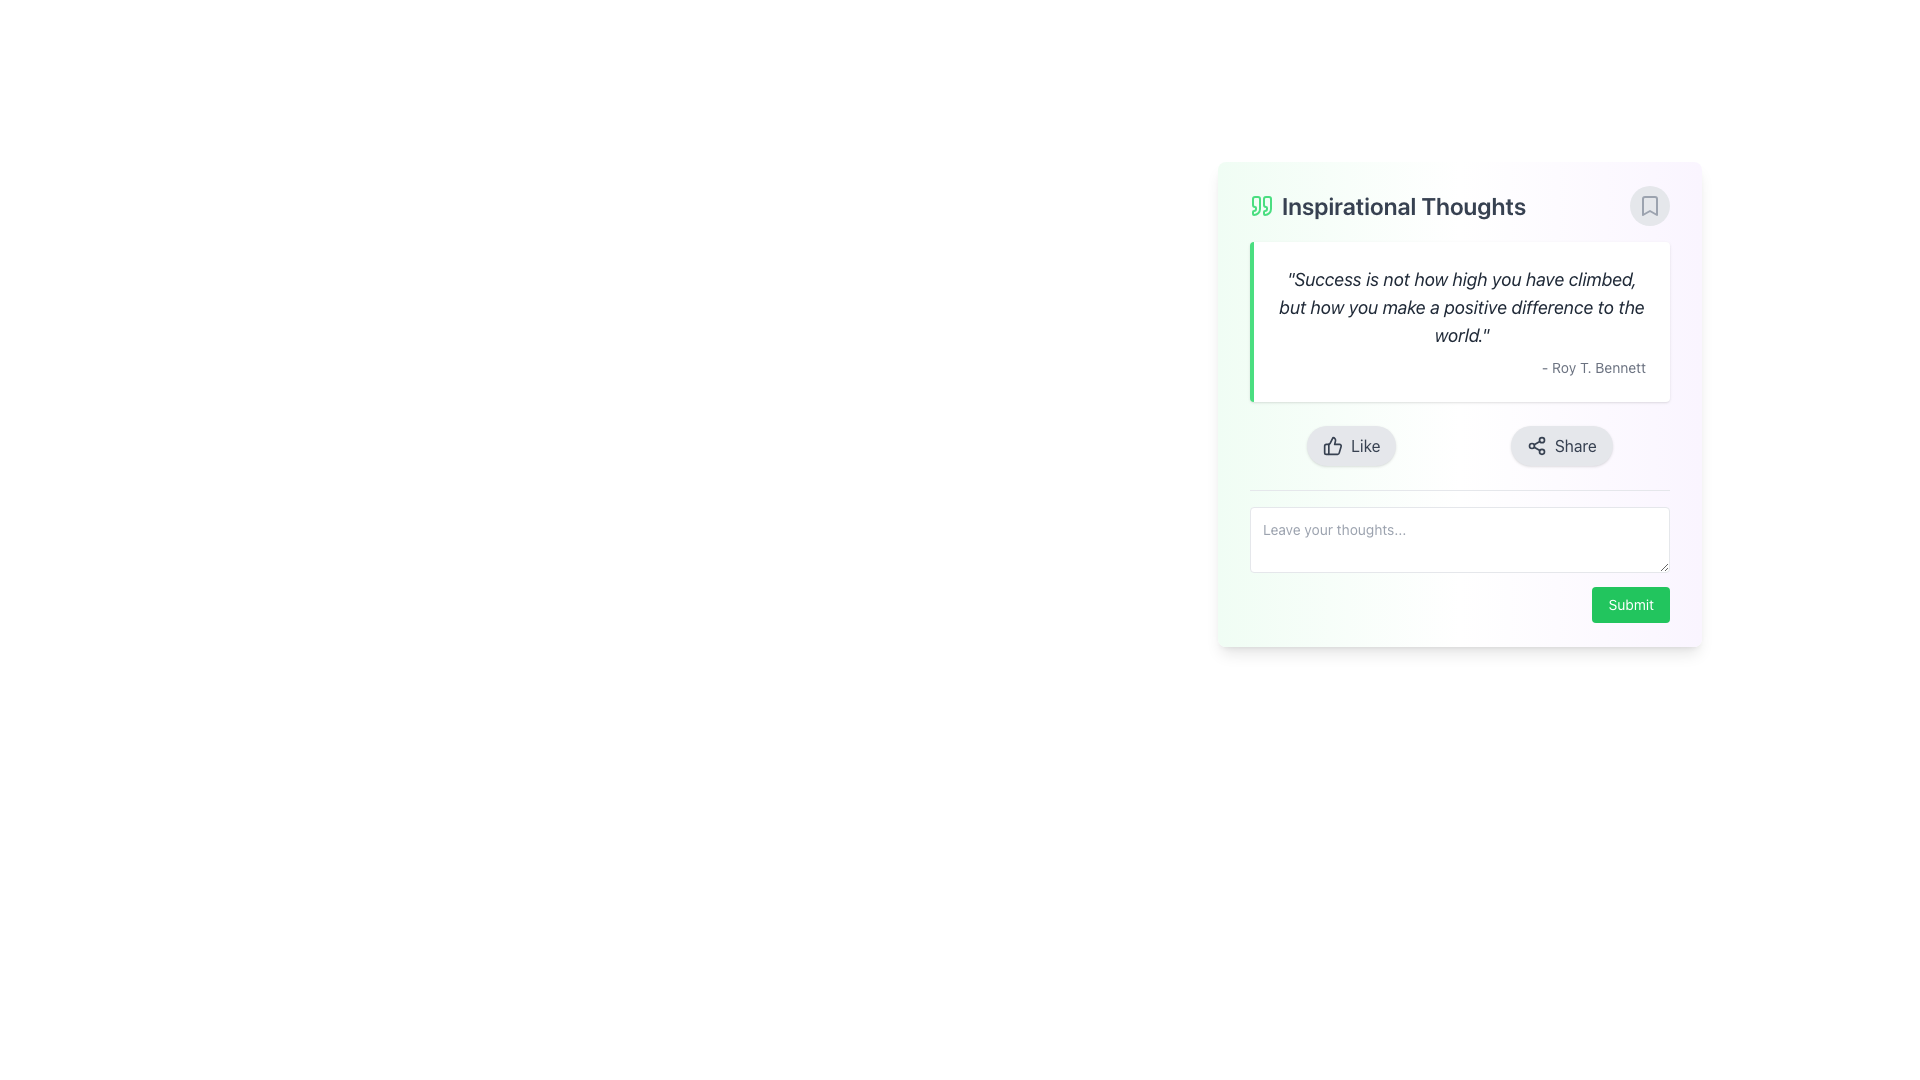 The width and height of the screenshot is (1920, 1080). I want to click on the bookmark button located at the top-right corner of the 'Inspirational Thoughts' section, so click(1650, 205).